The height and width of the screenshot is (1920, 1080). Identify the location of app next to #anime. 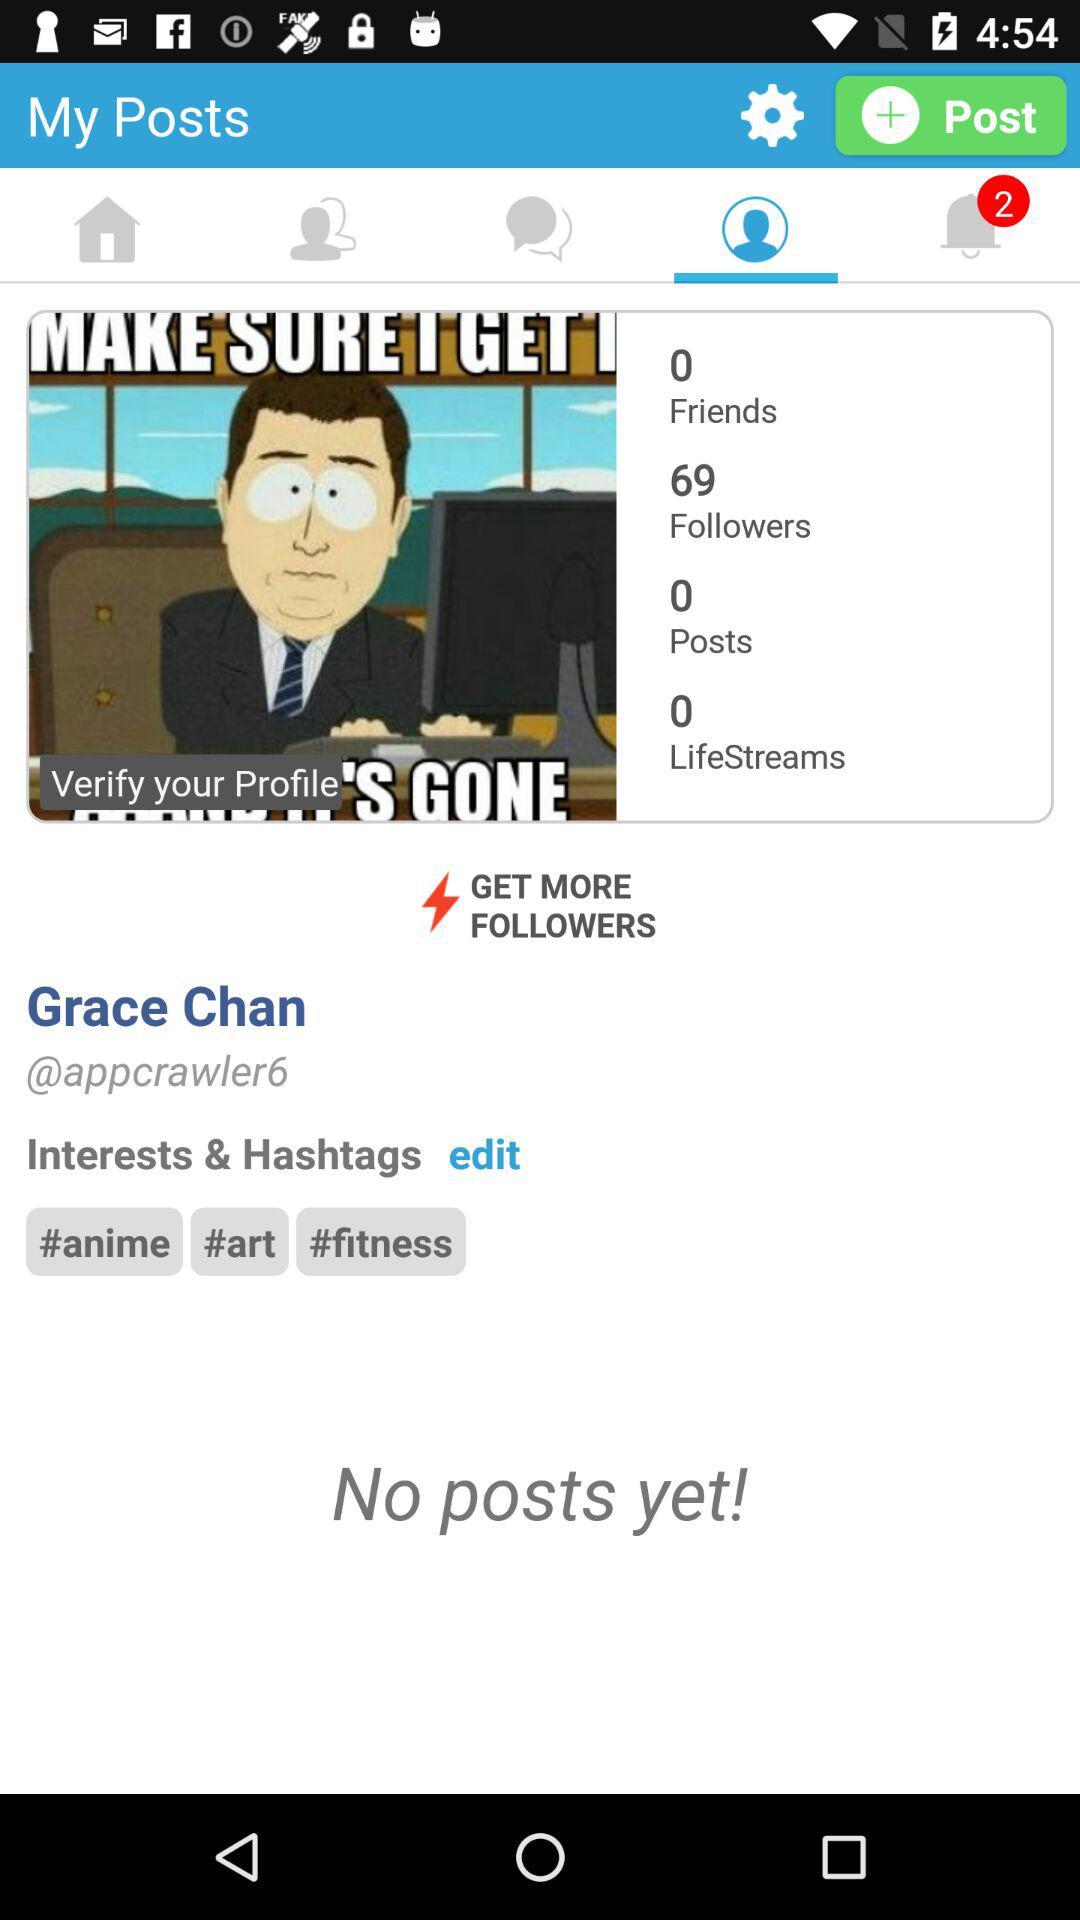
(238, 1240).